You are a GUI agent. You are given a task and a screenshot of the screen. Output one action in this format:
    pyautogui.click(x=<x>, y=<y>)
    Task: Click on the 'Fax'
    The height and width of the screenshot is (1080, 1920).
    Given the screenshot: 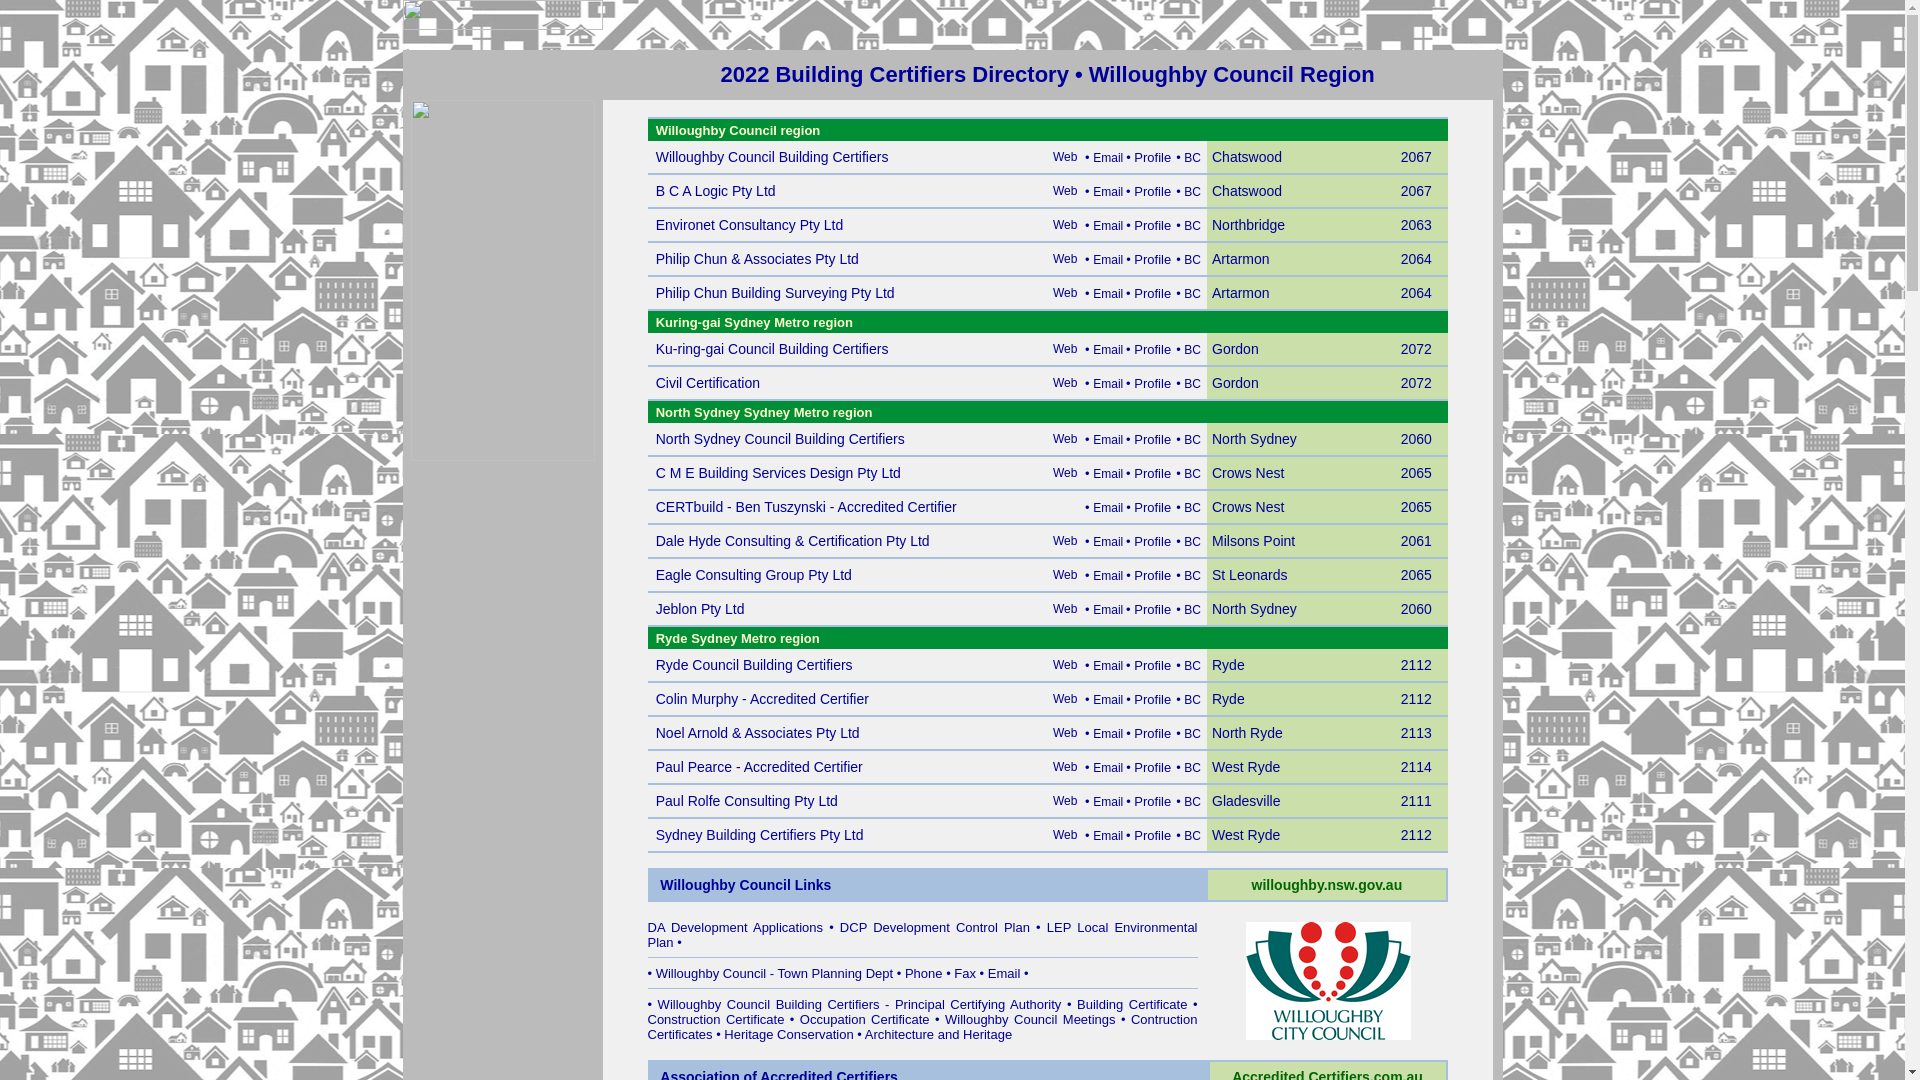 What is the action you would take?
    pyautogui.click(x=953, y=972)
    